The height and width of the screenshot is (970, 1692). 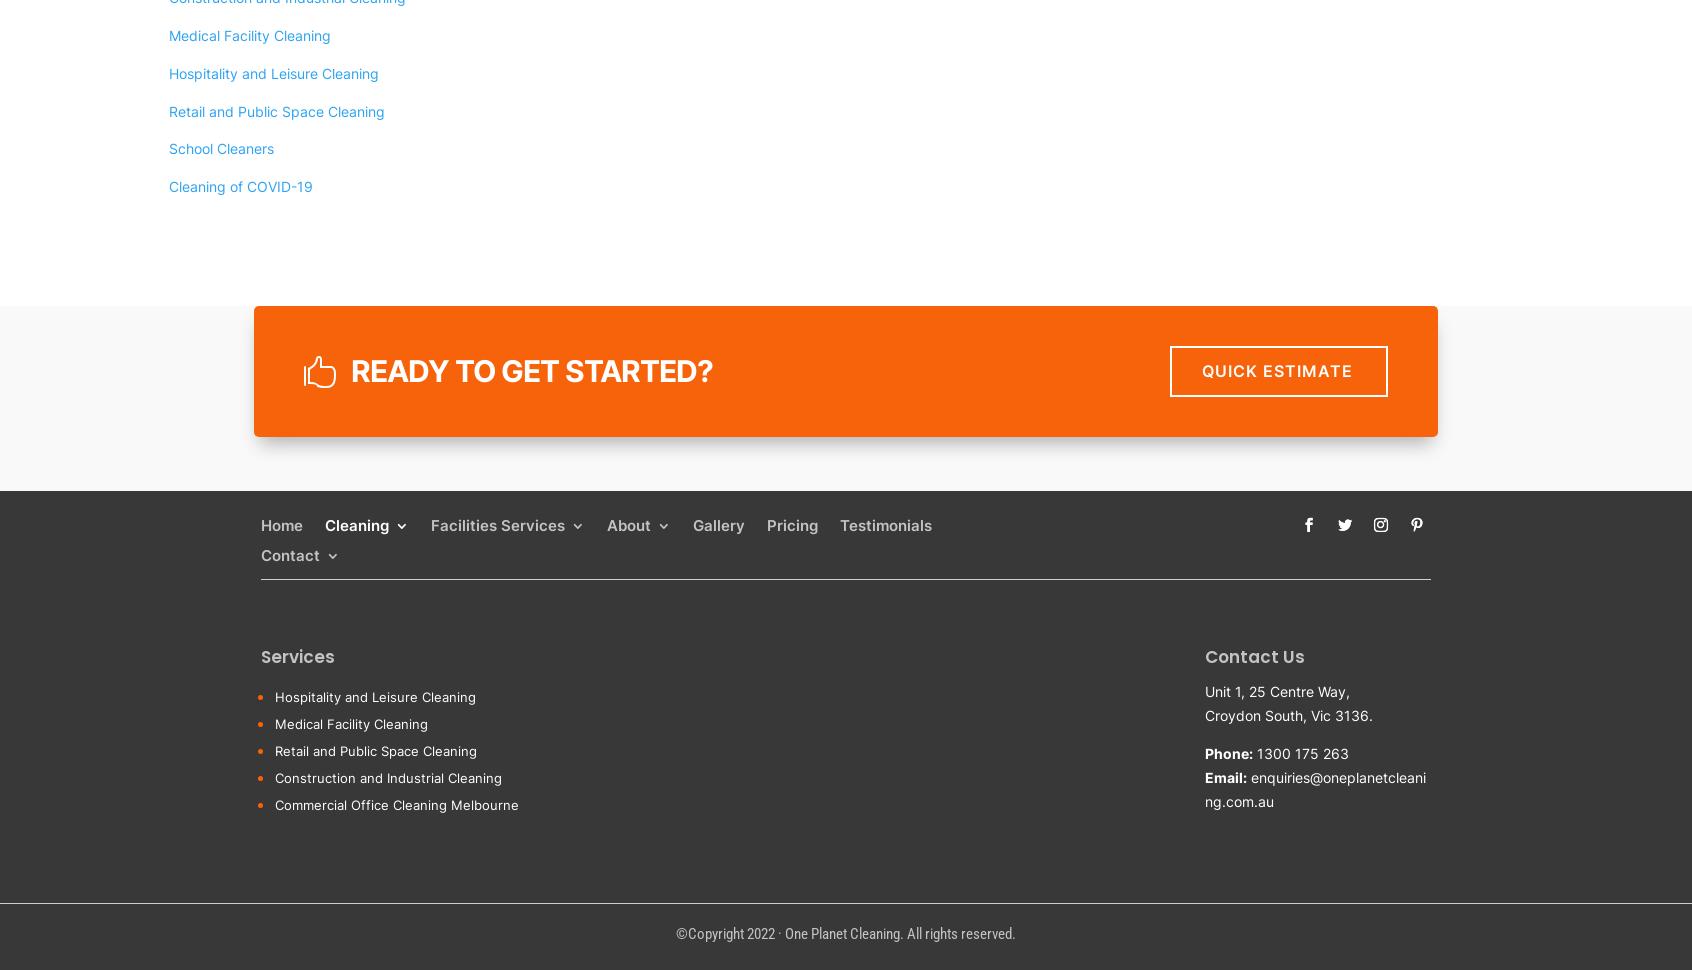 I want to click on 'Medical Facility', so click(x=412, y=865).